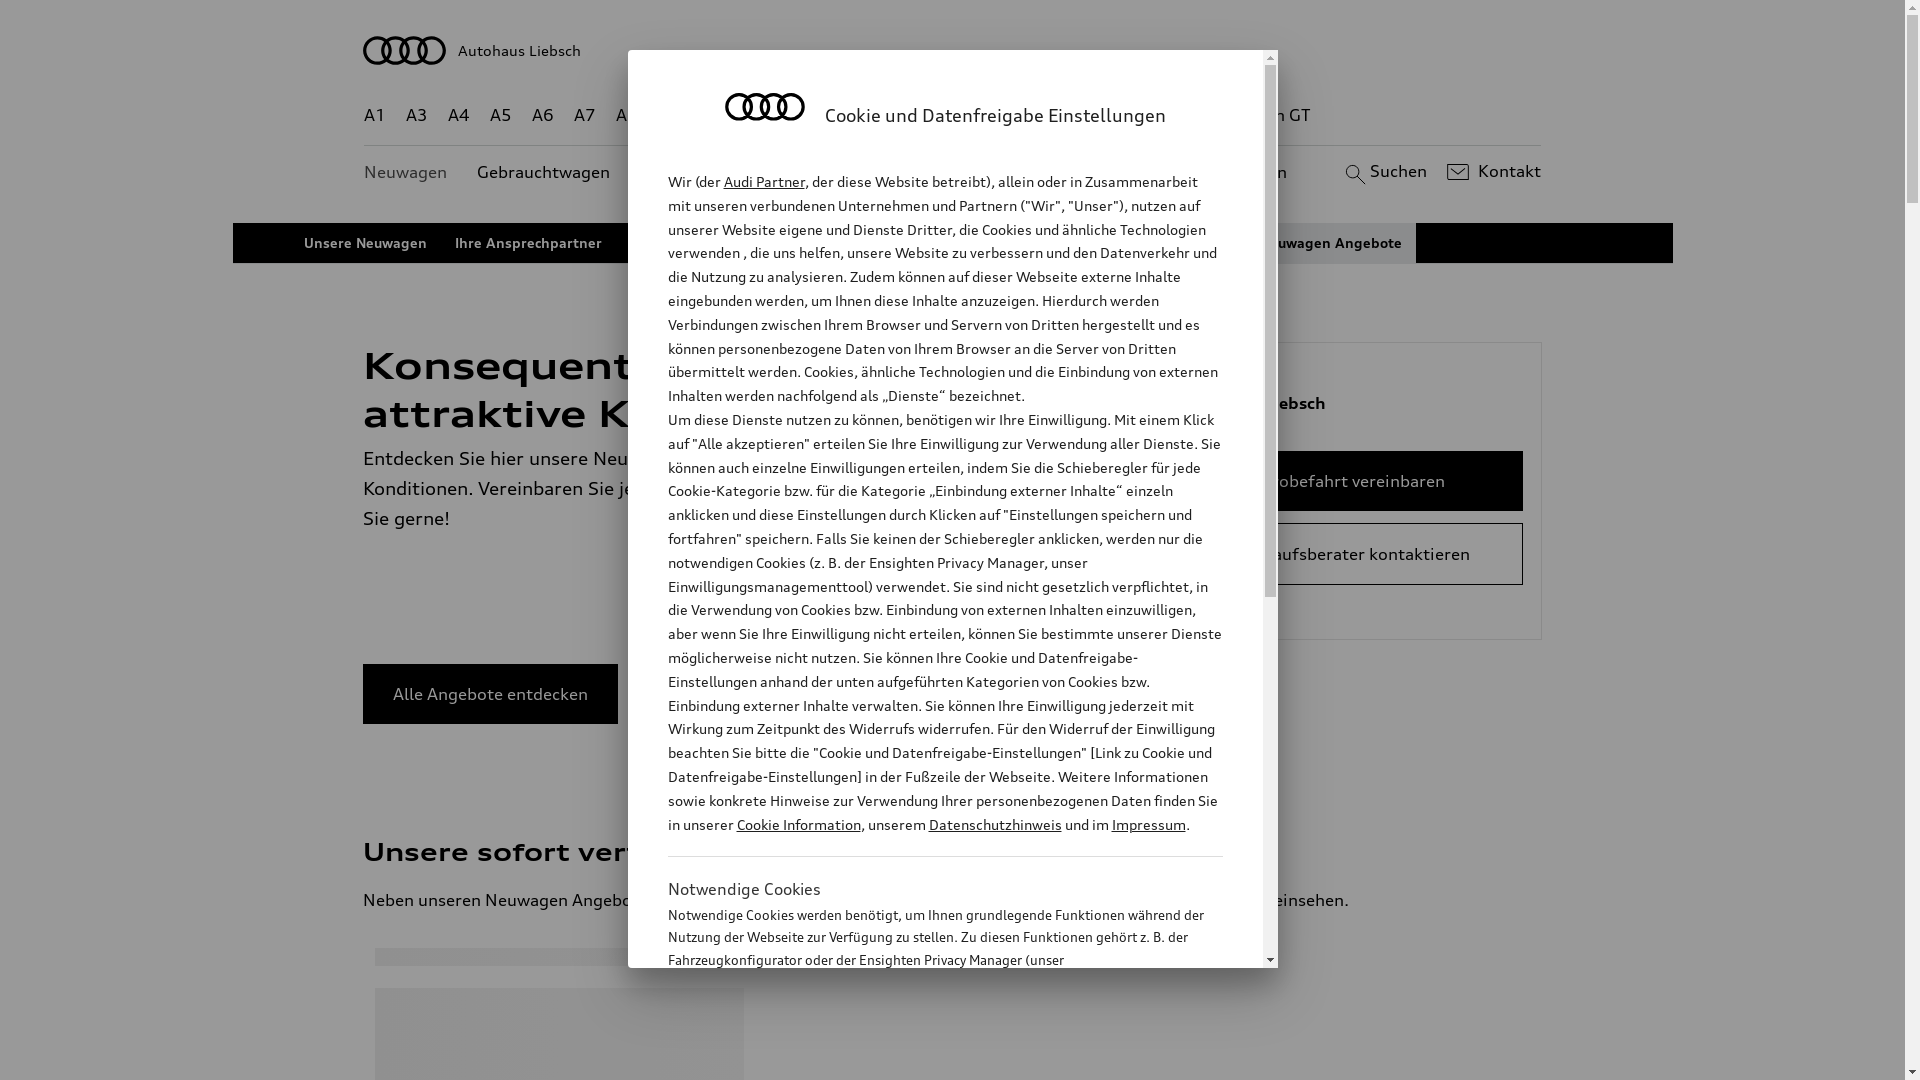 Image resolution: width=1920 pixels, height=1080 pixels. Describe the element at coordinates (840, 115) in the screenshot. I see `'Q5'` at that location.